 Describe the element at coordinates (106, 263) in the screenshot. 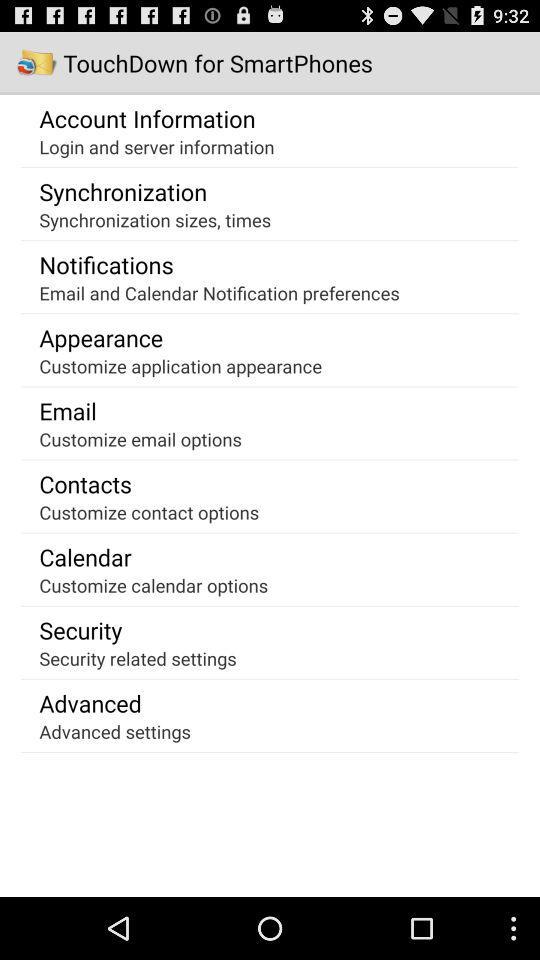

I see `the item below synchronization sizes, times` at that location.